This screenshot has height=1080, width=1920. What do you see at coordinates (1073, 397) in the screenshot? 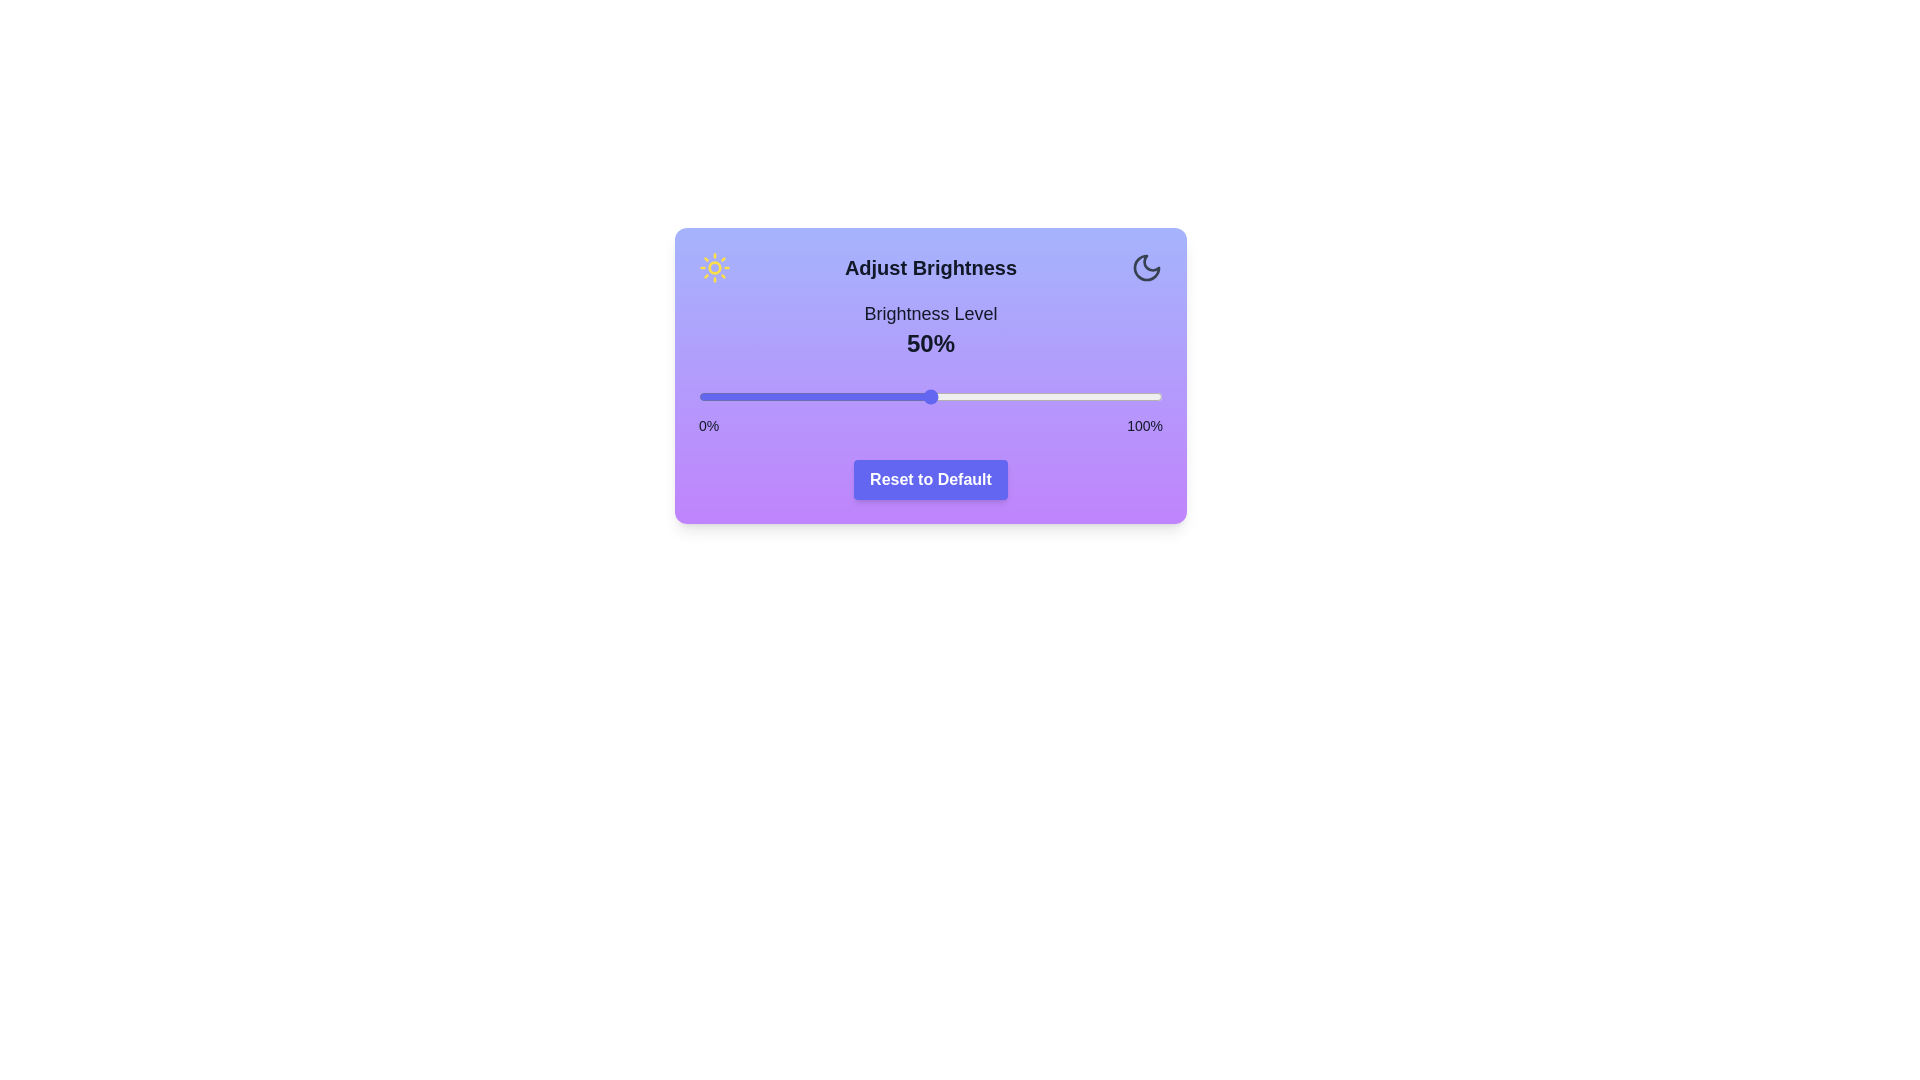
I see `the brightness to 81% by moving the slider` at bounding box center [1073, 397].